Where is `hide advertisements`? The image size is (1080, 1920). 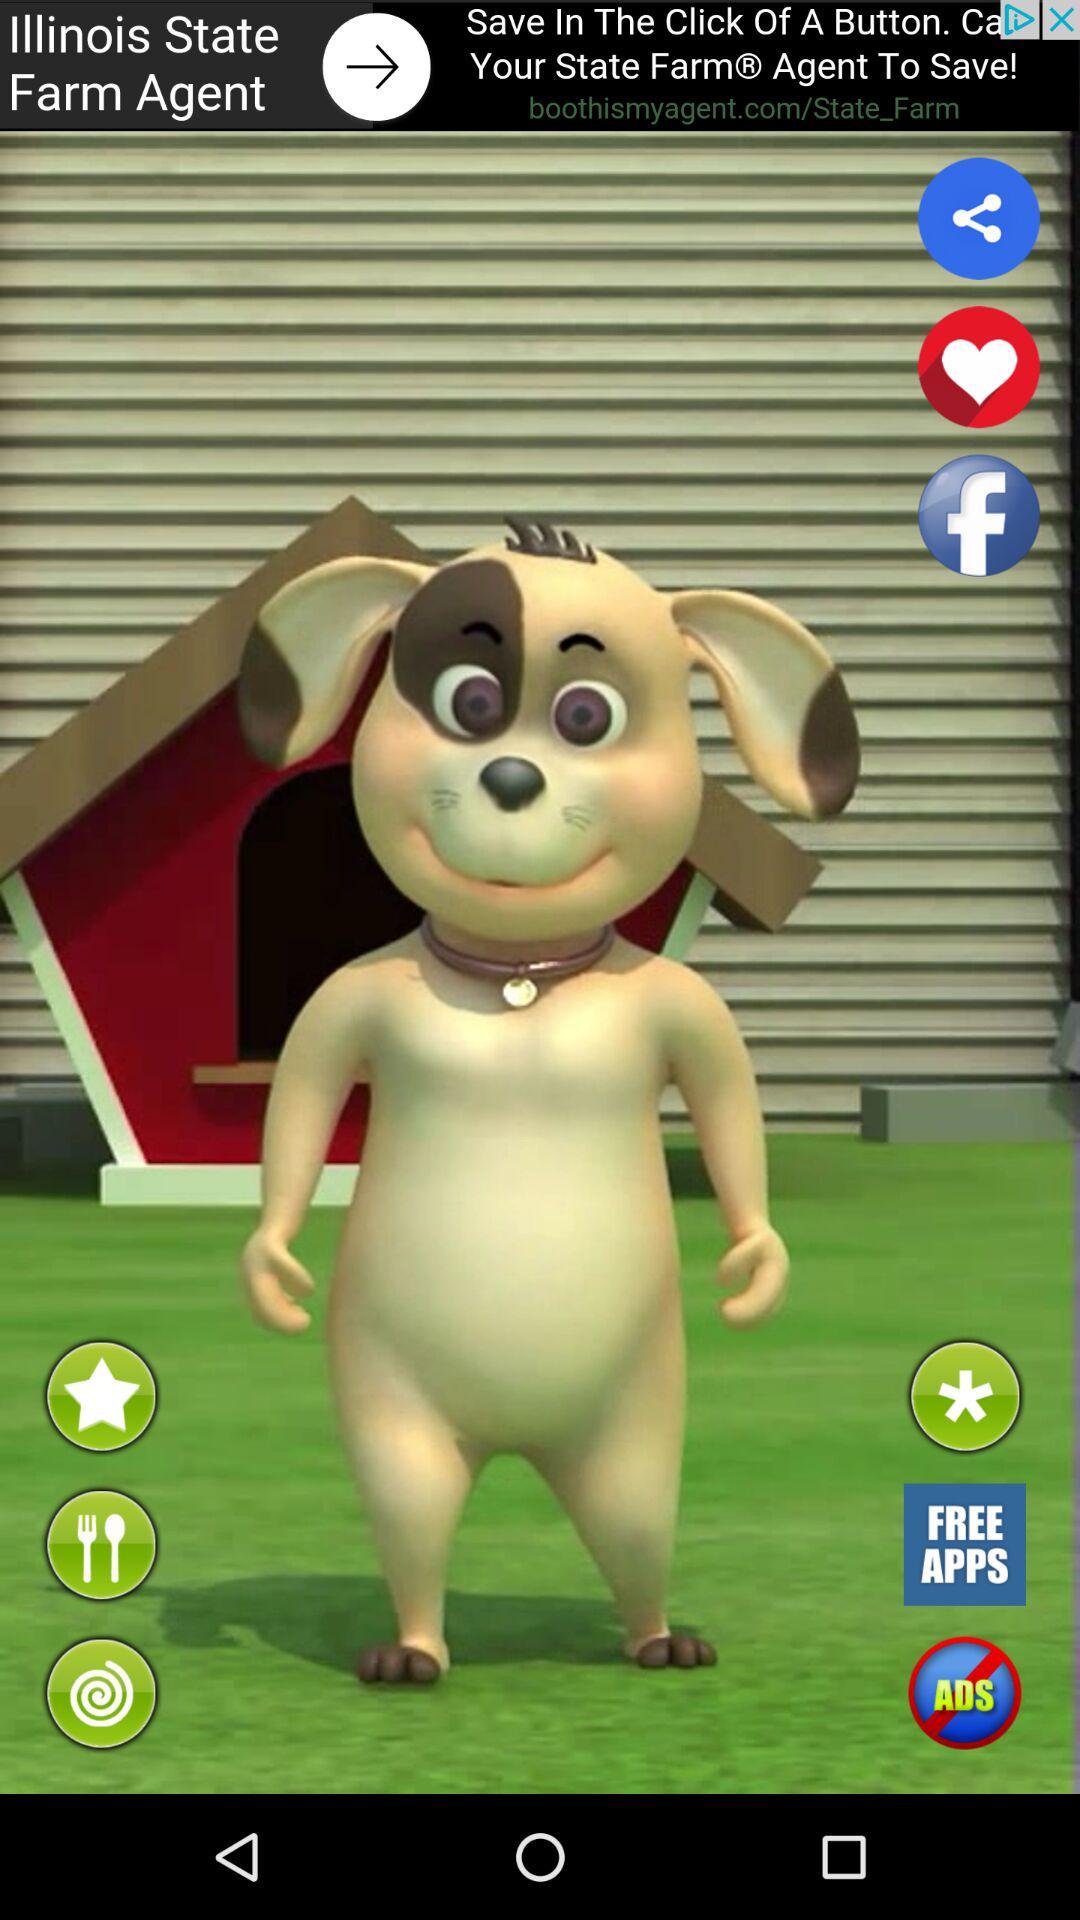 hide advertisements is located at coordinates (963, 1692).